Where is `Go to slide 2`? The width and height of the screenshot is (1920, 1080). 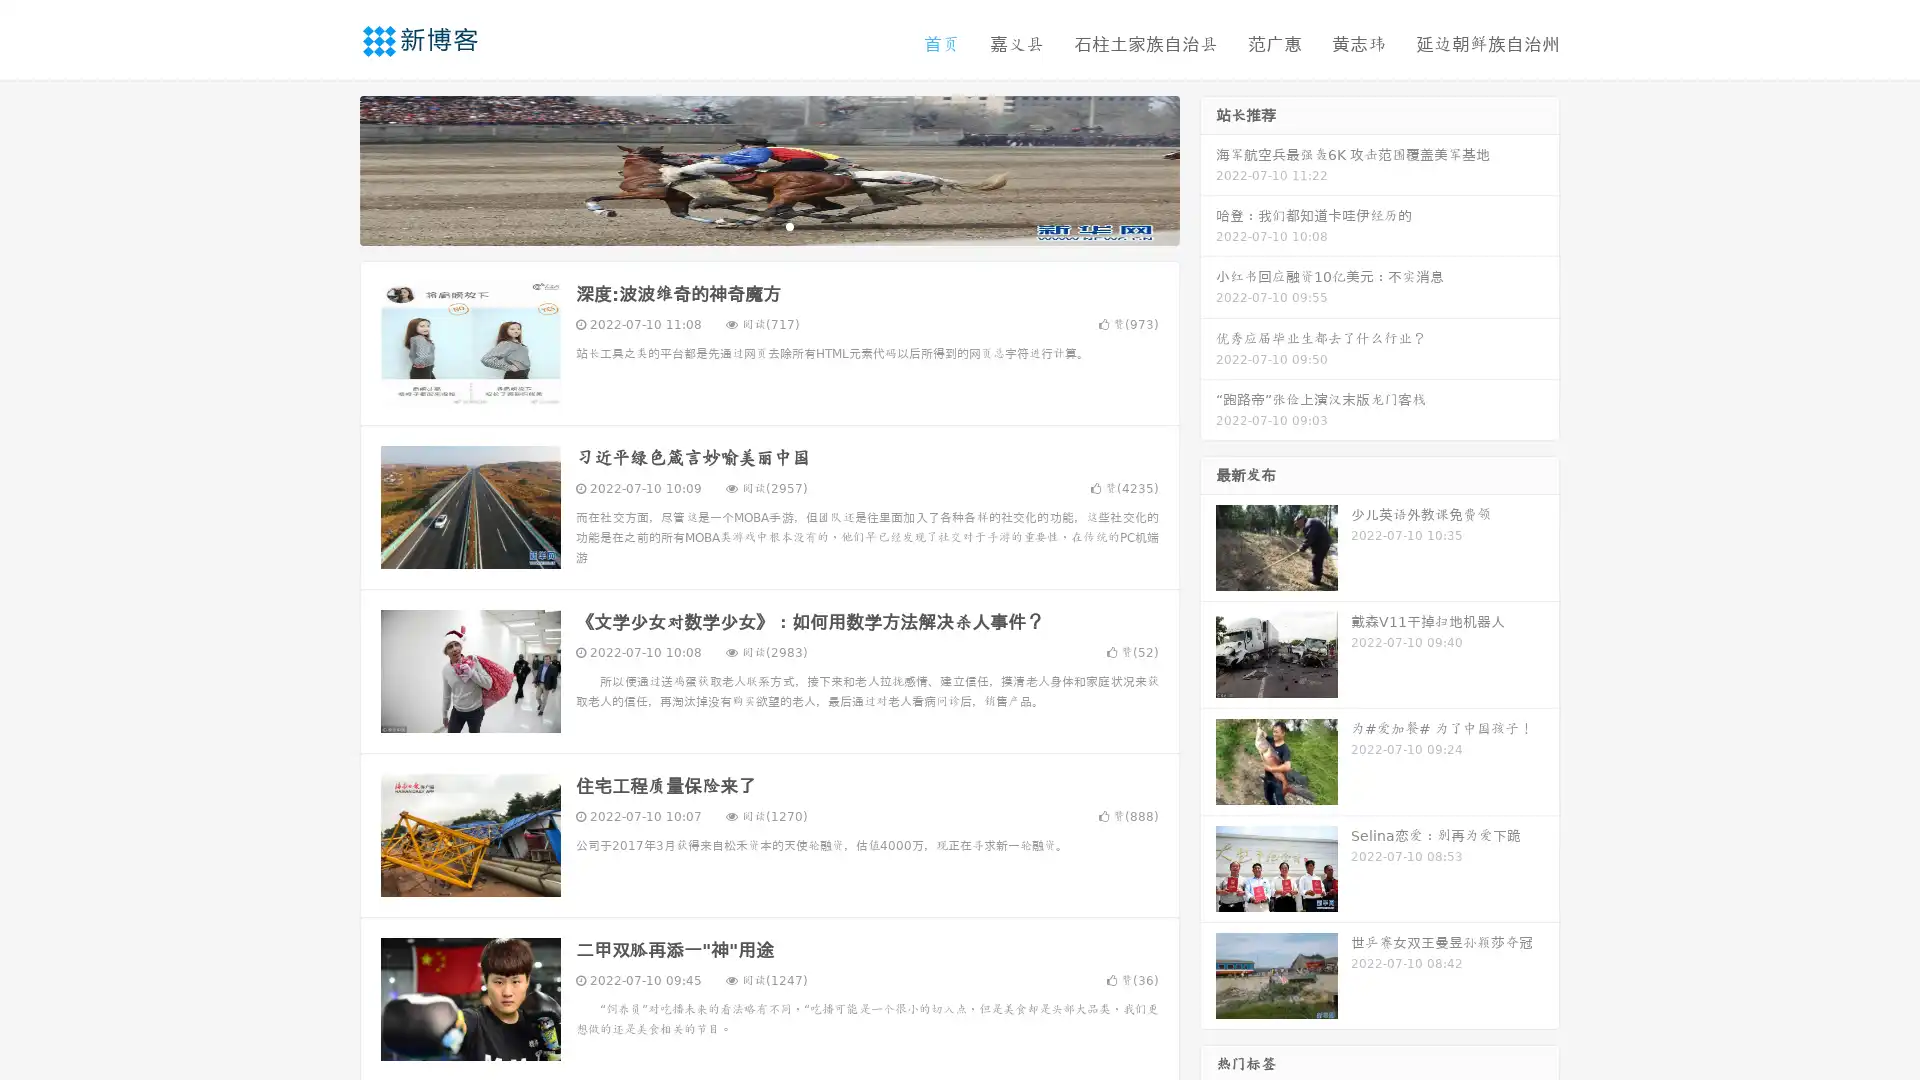 Go to slide 2 is located at coordinates (768, 225).